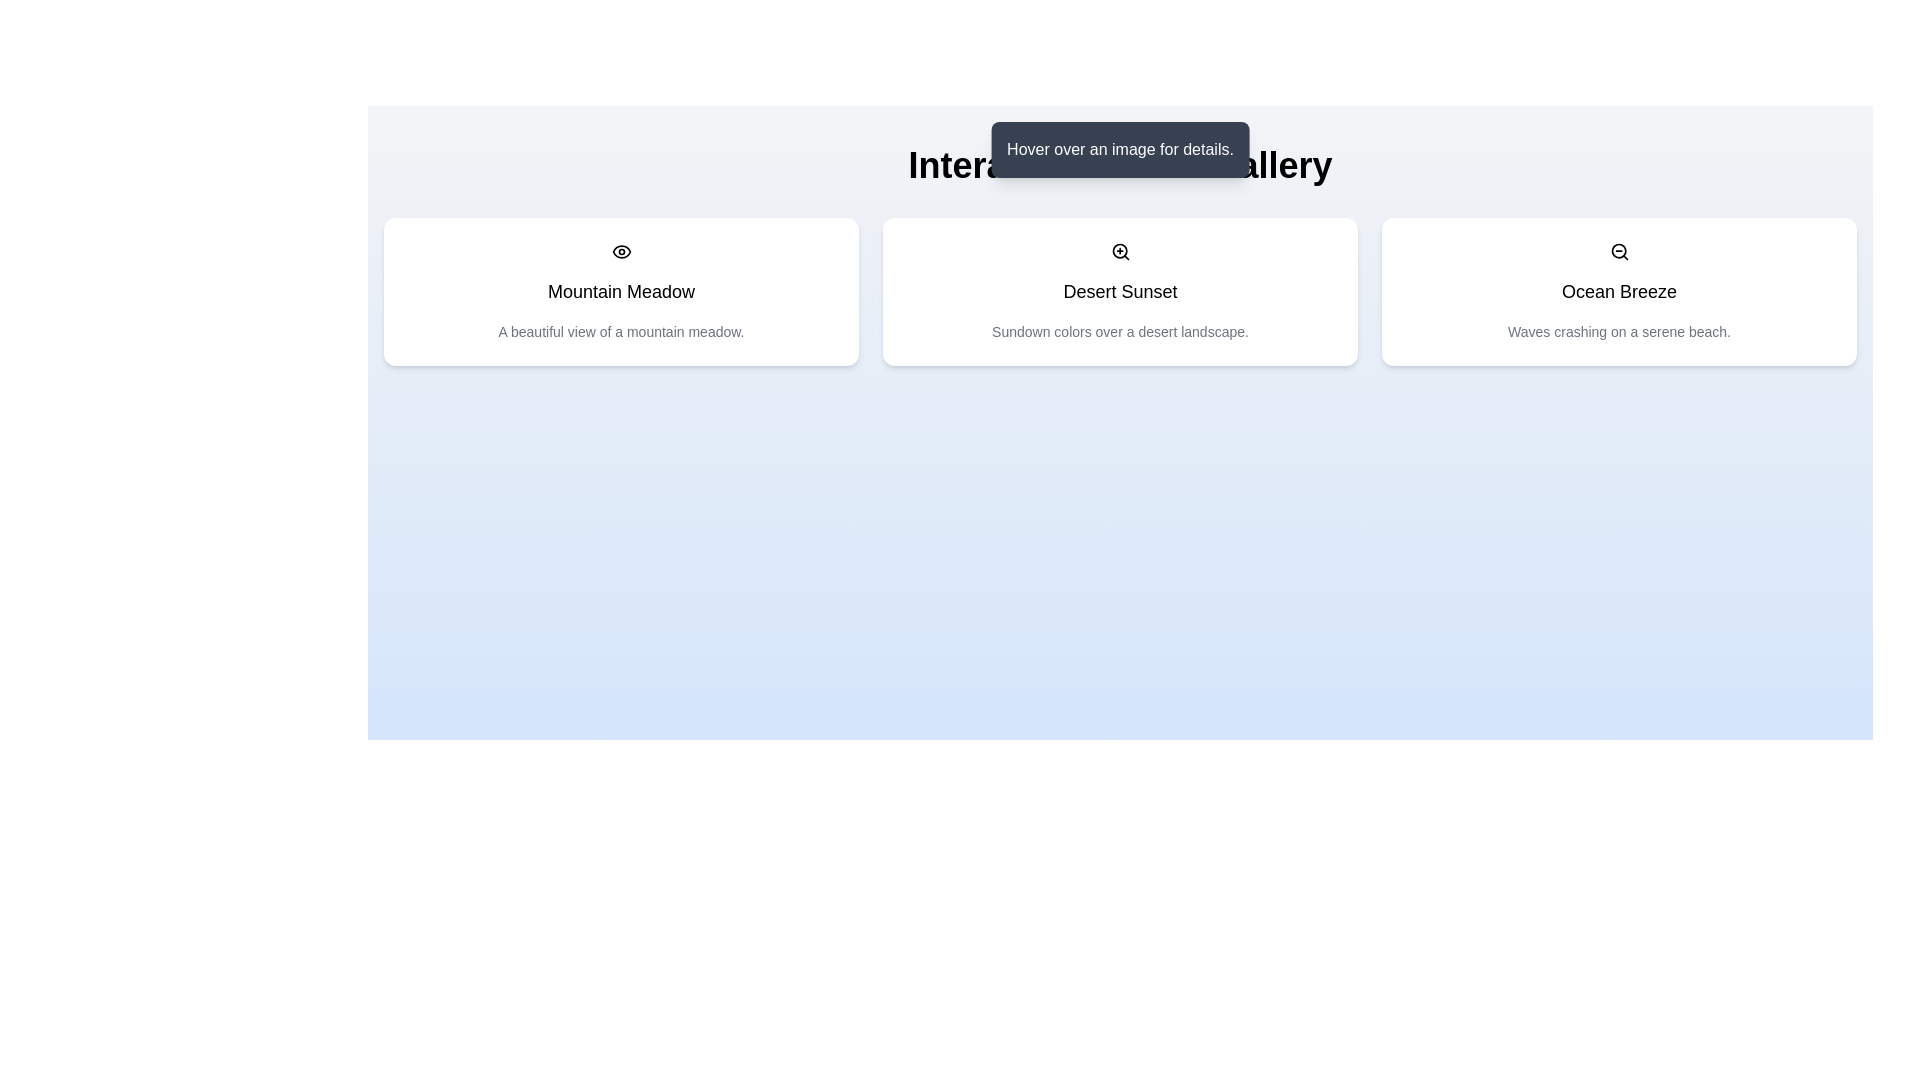 This screenshot has height=1080, width=1920. What do you see at coordinates (1120, 330) in the screenshot?
I see `descriptive text label located beneath the title text 'Desert Sunset', which provides additional information about the content` at bounding box center [1120, 330].